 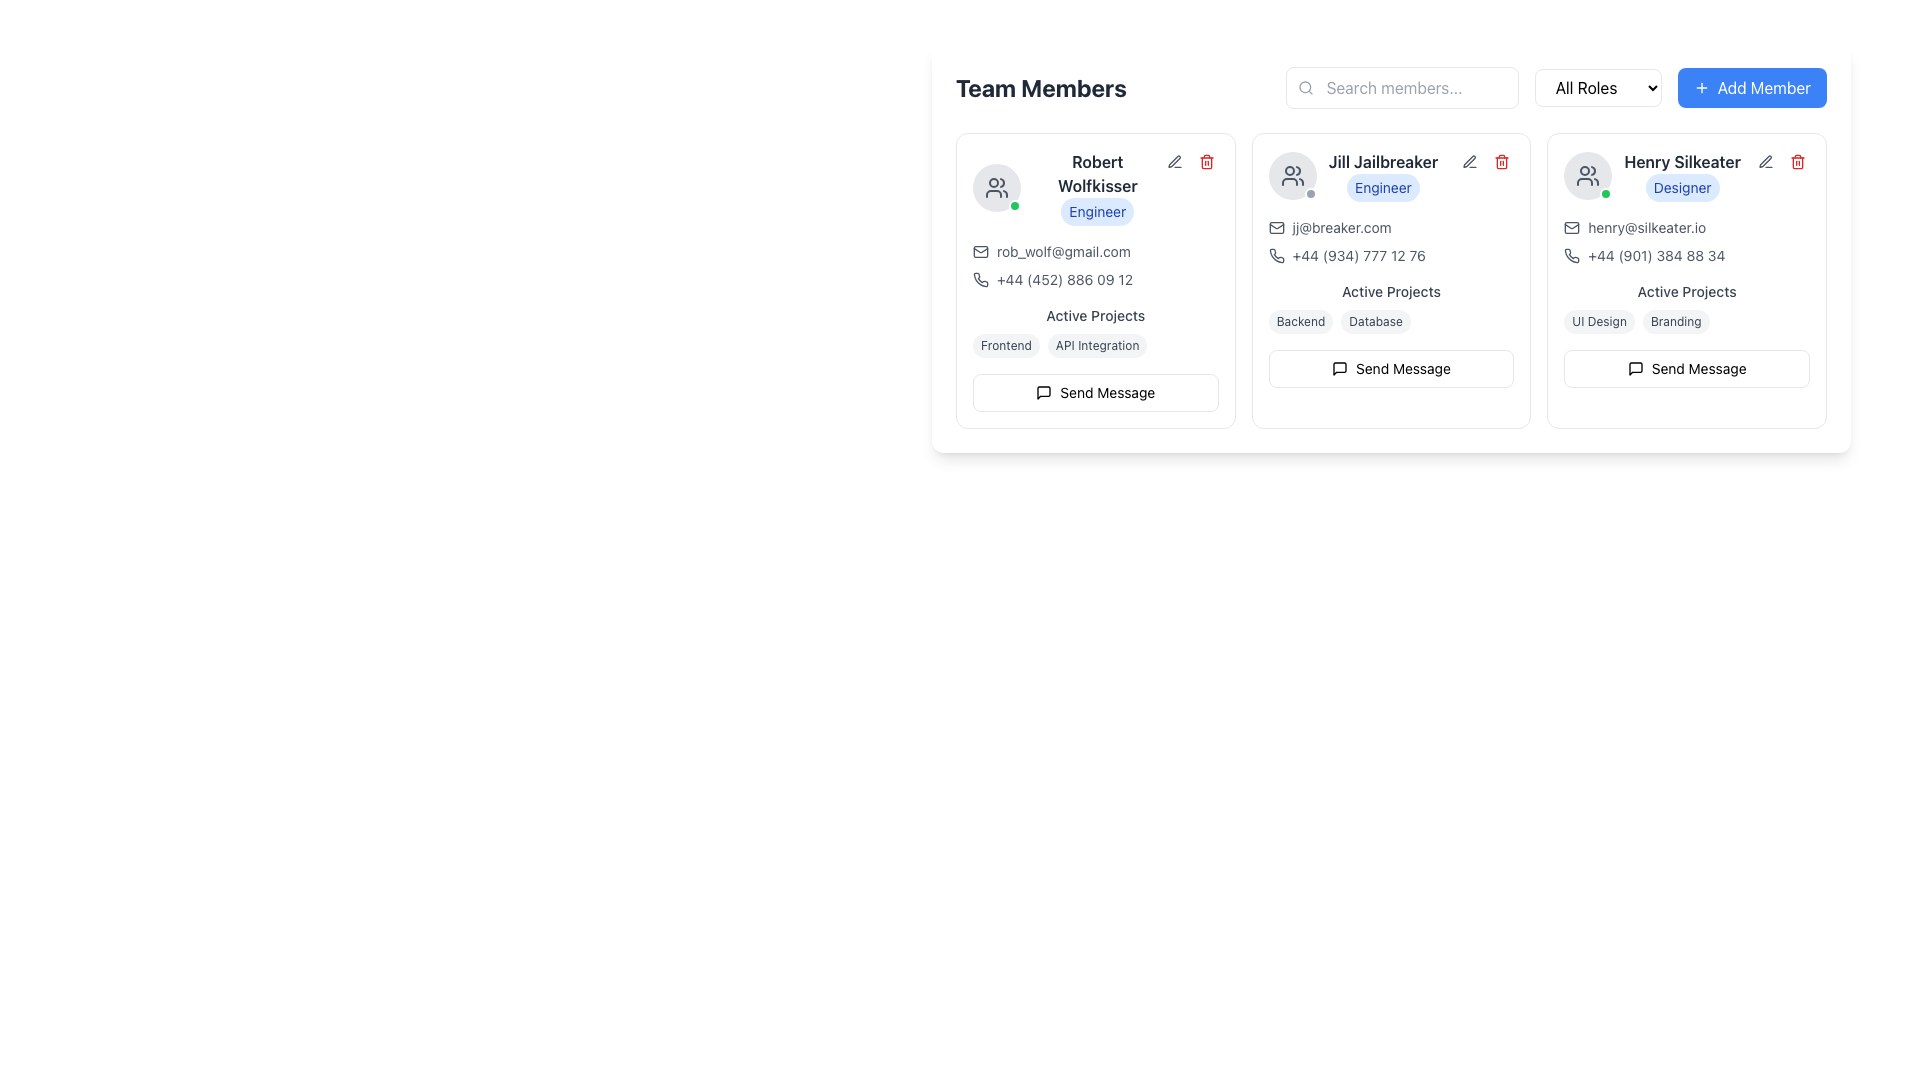 I want to click on the SVG graphical icon that signifies the email address, located to the left of 'rob_wolf@gmail.com' in the 'Team Members' card for 'Robert Wolfkisser', so click(x=980, y=250).